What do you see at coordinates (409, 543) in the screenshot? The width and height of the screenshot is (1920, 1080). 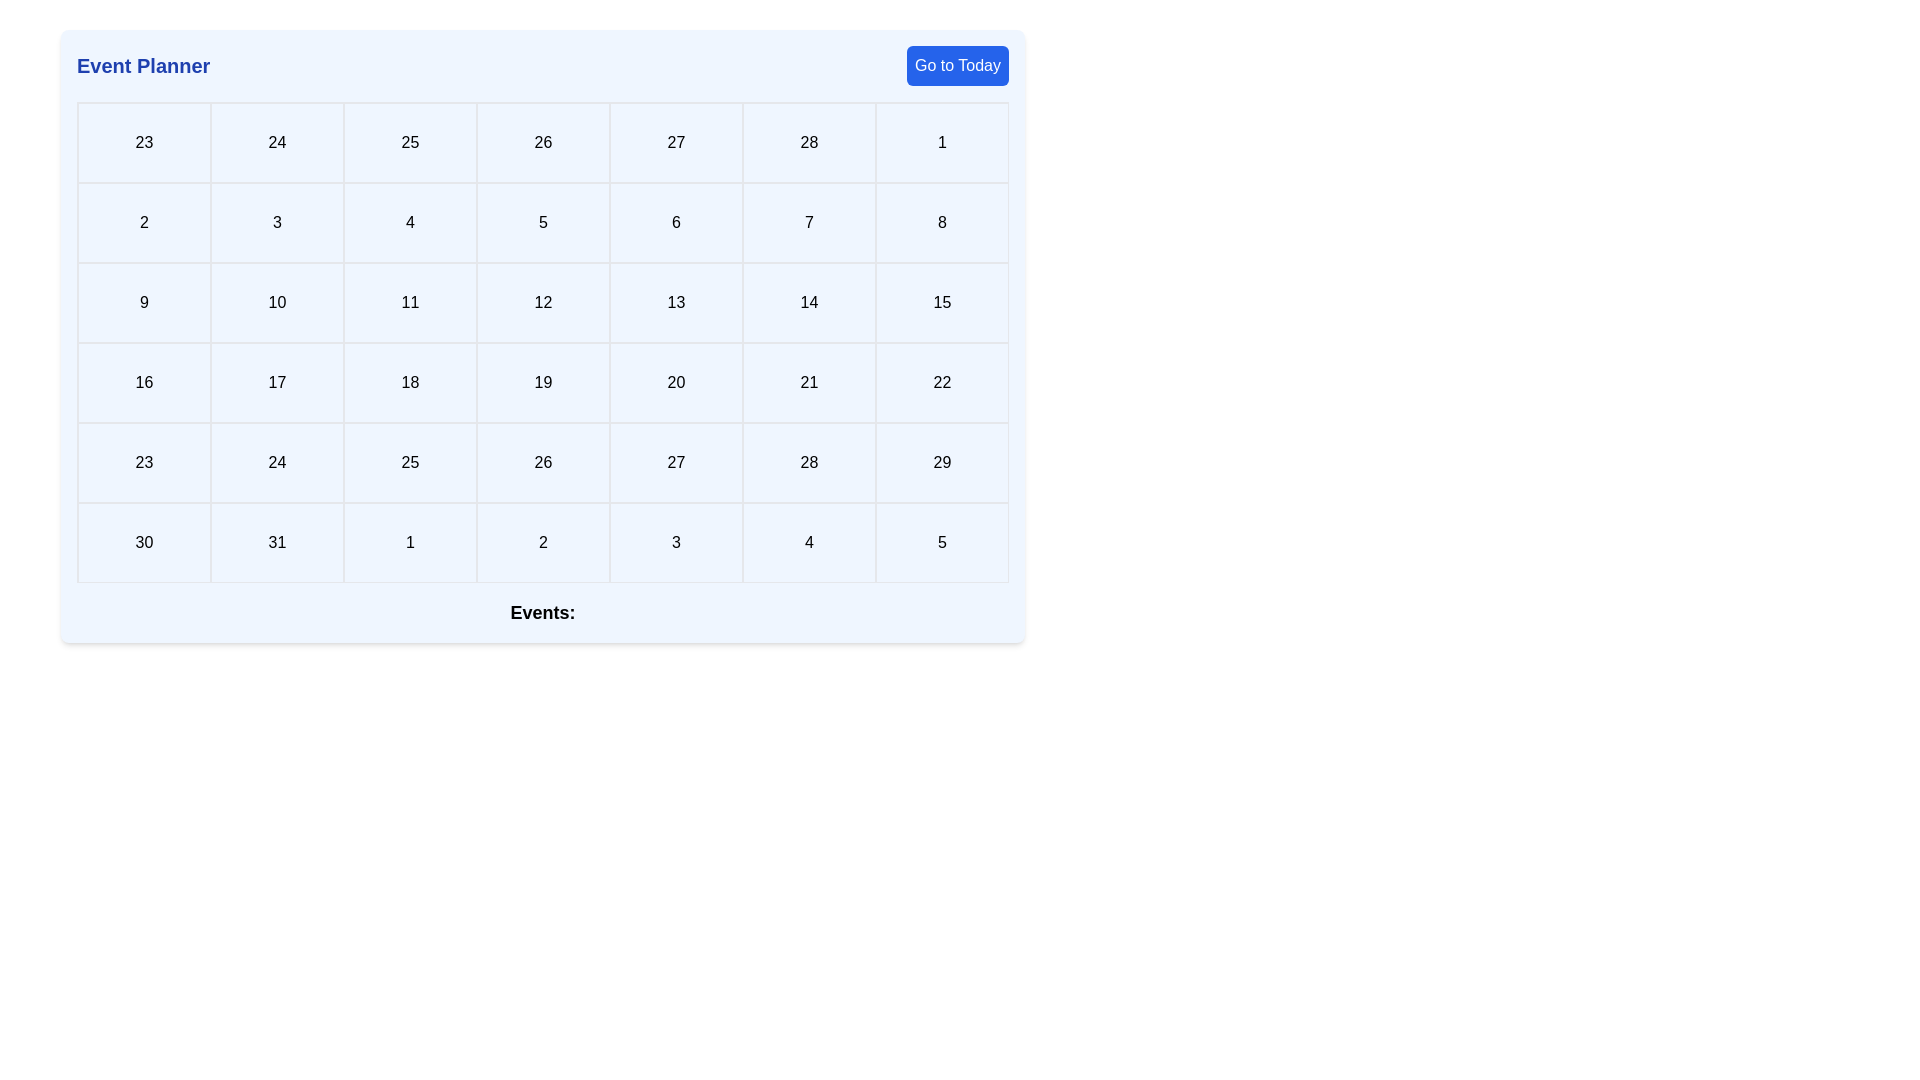 I see `the calendar cell containing the number '1' in the sixth row and third column` at bounding box center [409, 543].